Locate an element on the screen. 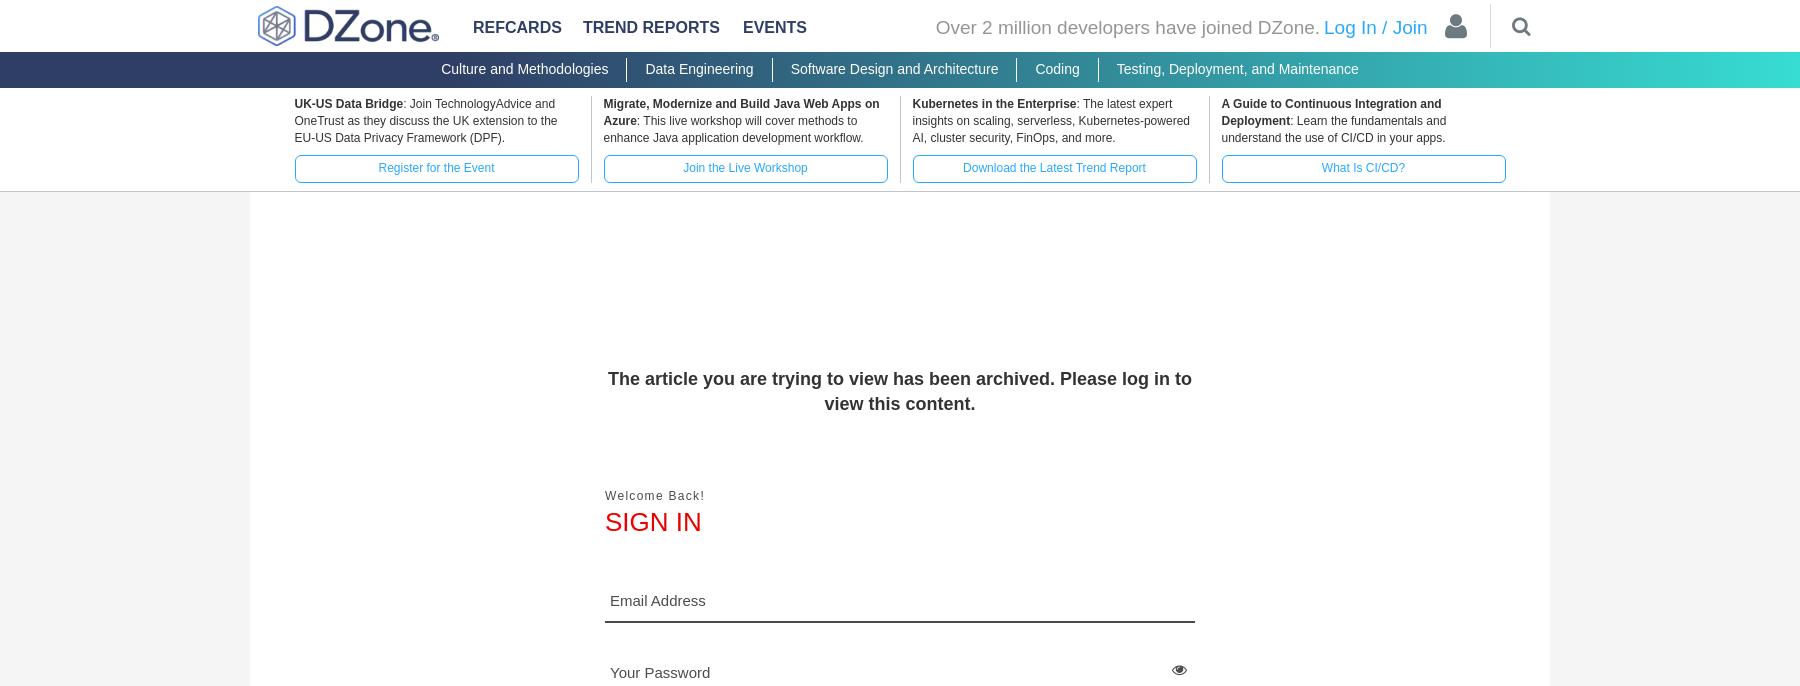 The image size is (1800, 686). 'Migrate, Modernize and Build Java Web Apps on Azure' is located at coordinates (740, 111).